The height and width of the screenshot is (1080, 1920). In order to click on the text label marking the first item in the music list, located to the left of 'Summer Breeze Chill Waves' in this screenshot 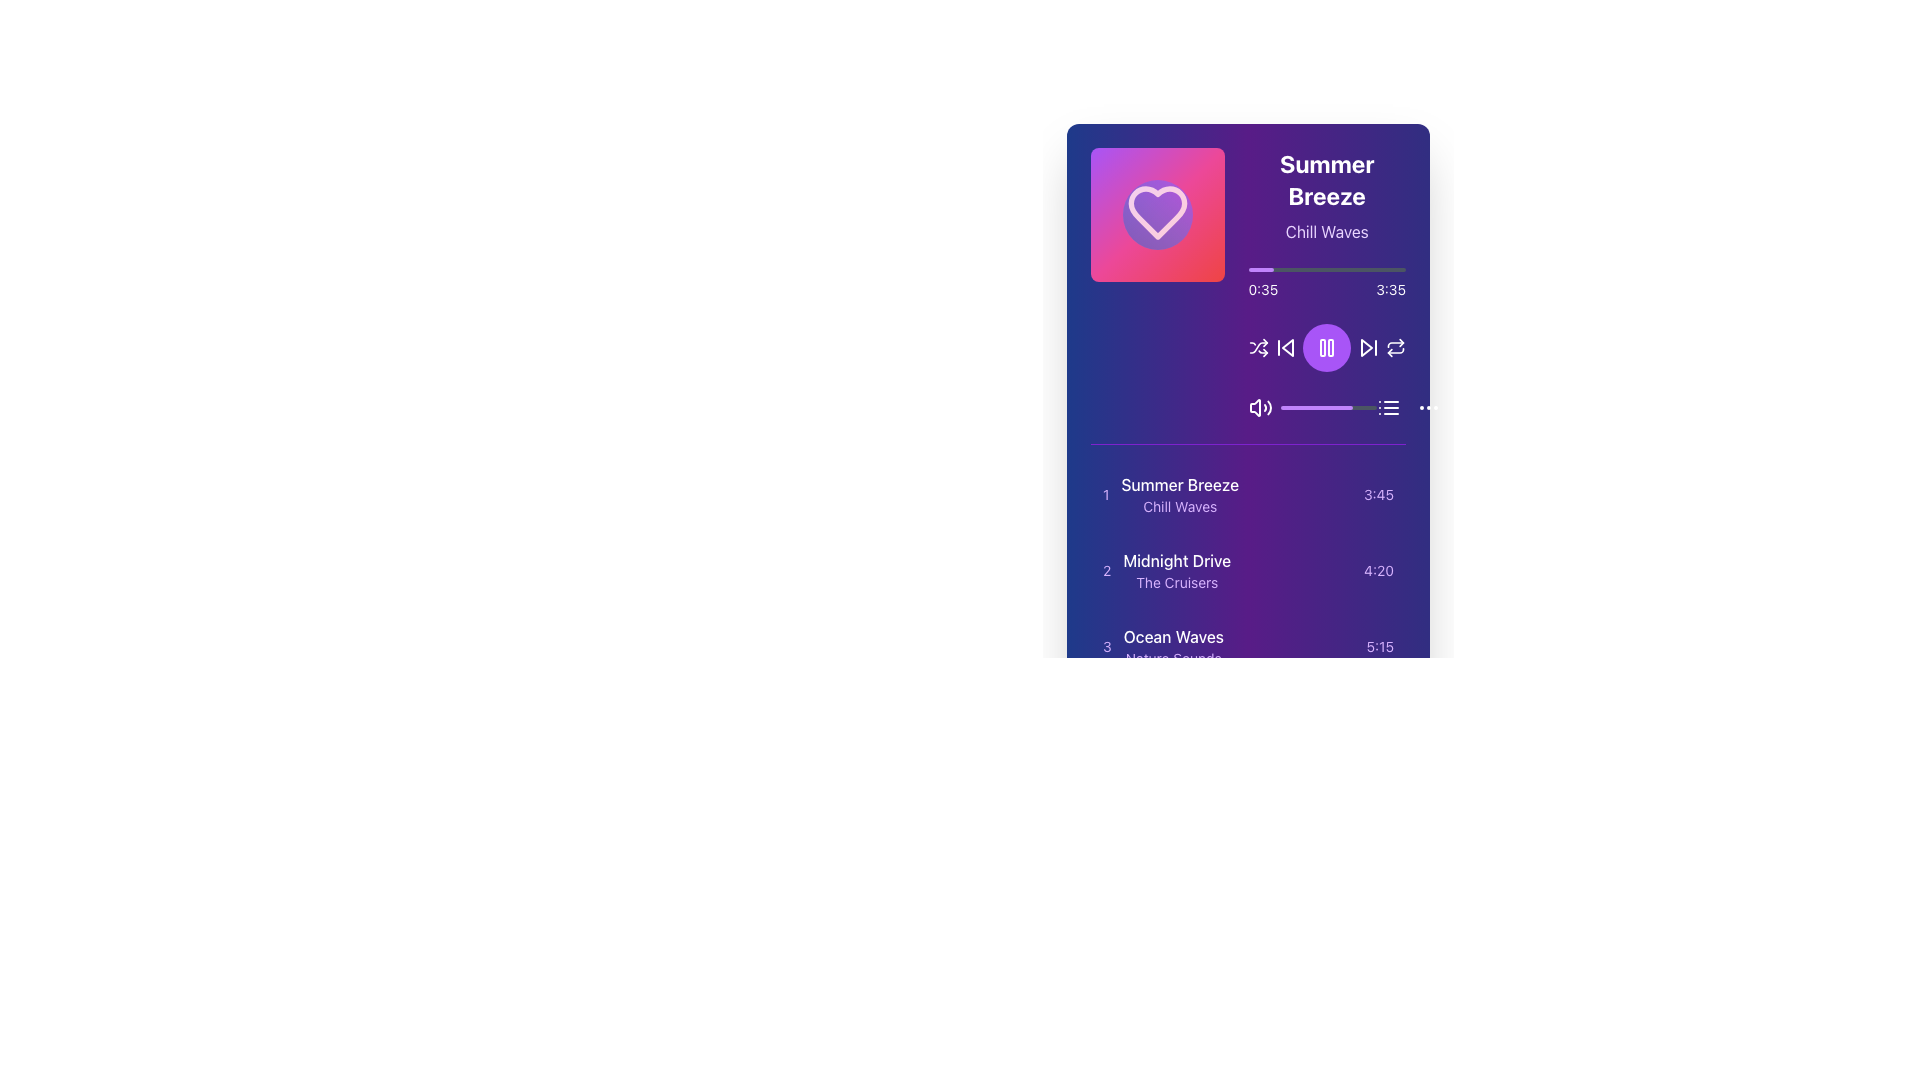, I will do `click(1105, 494)`.